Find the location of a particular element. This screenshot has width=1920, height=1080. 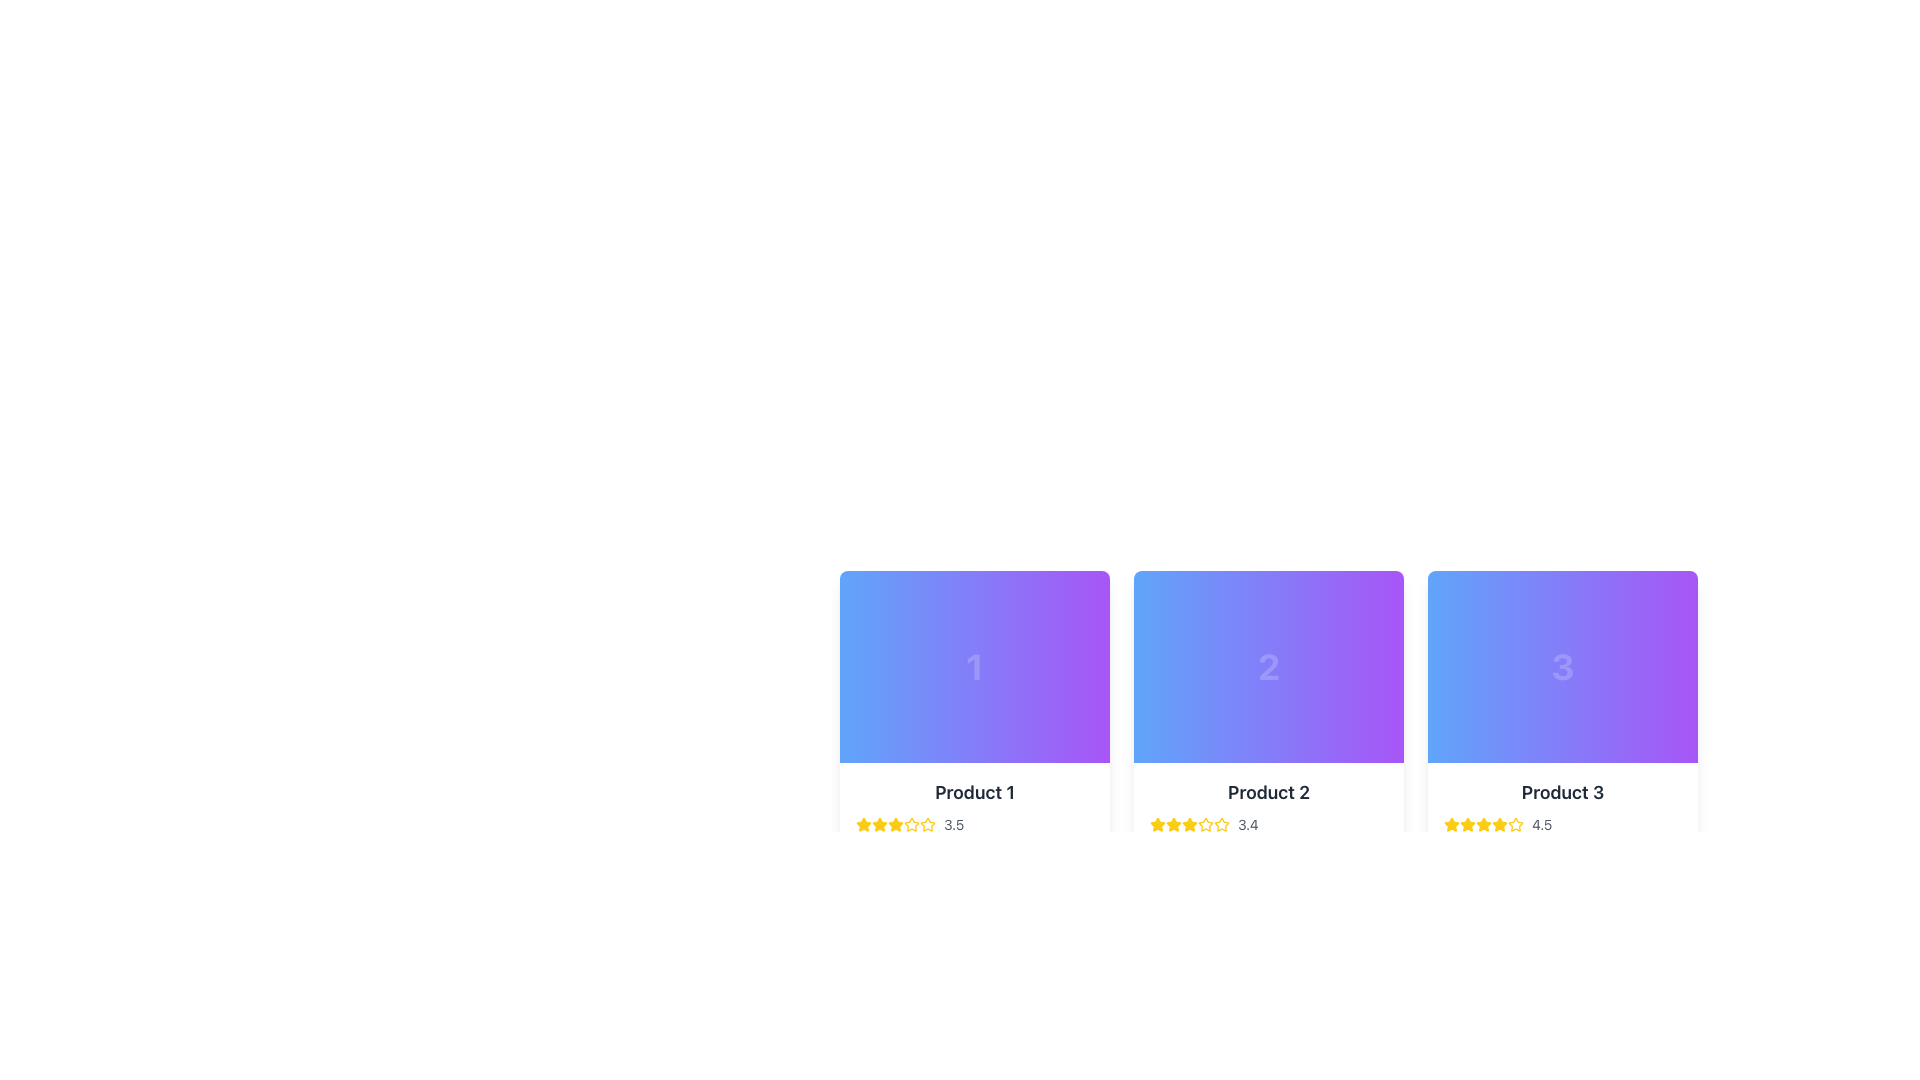

the second star-shaped rating icon located directly below 'Product 2' is located at coordinates (1157, 824).